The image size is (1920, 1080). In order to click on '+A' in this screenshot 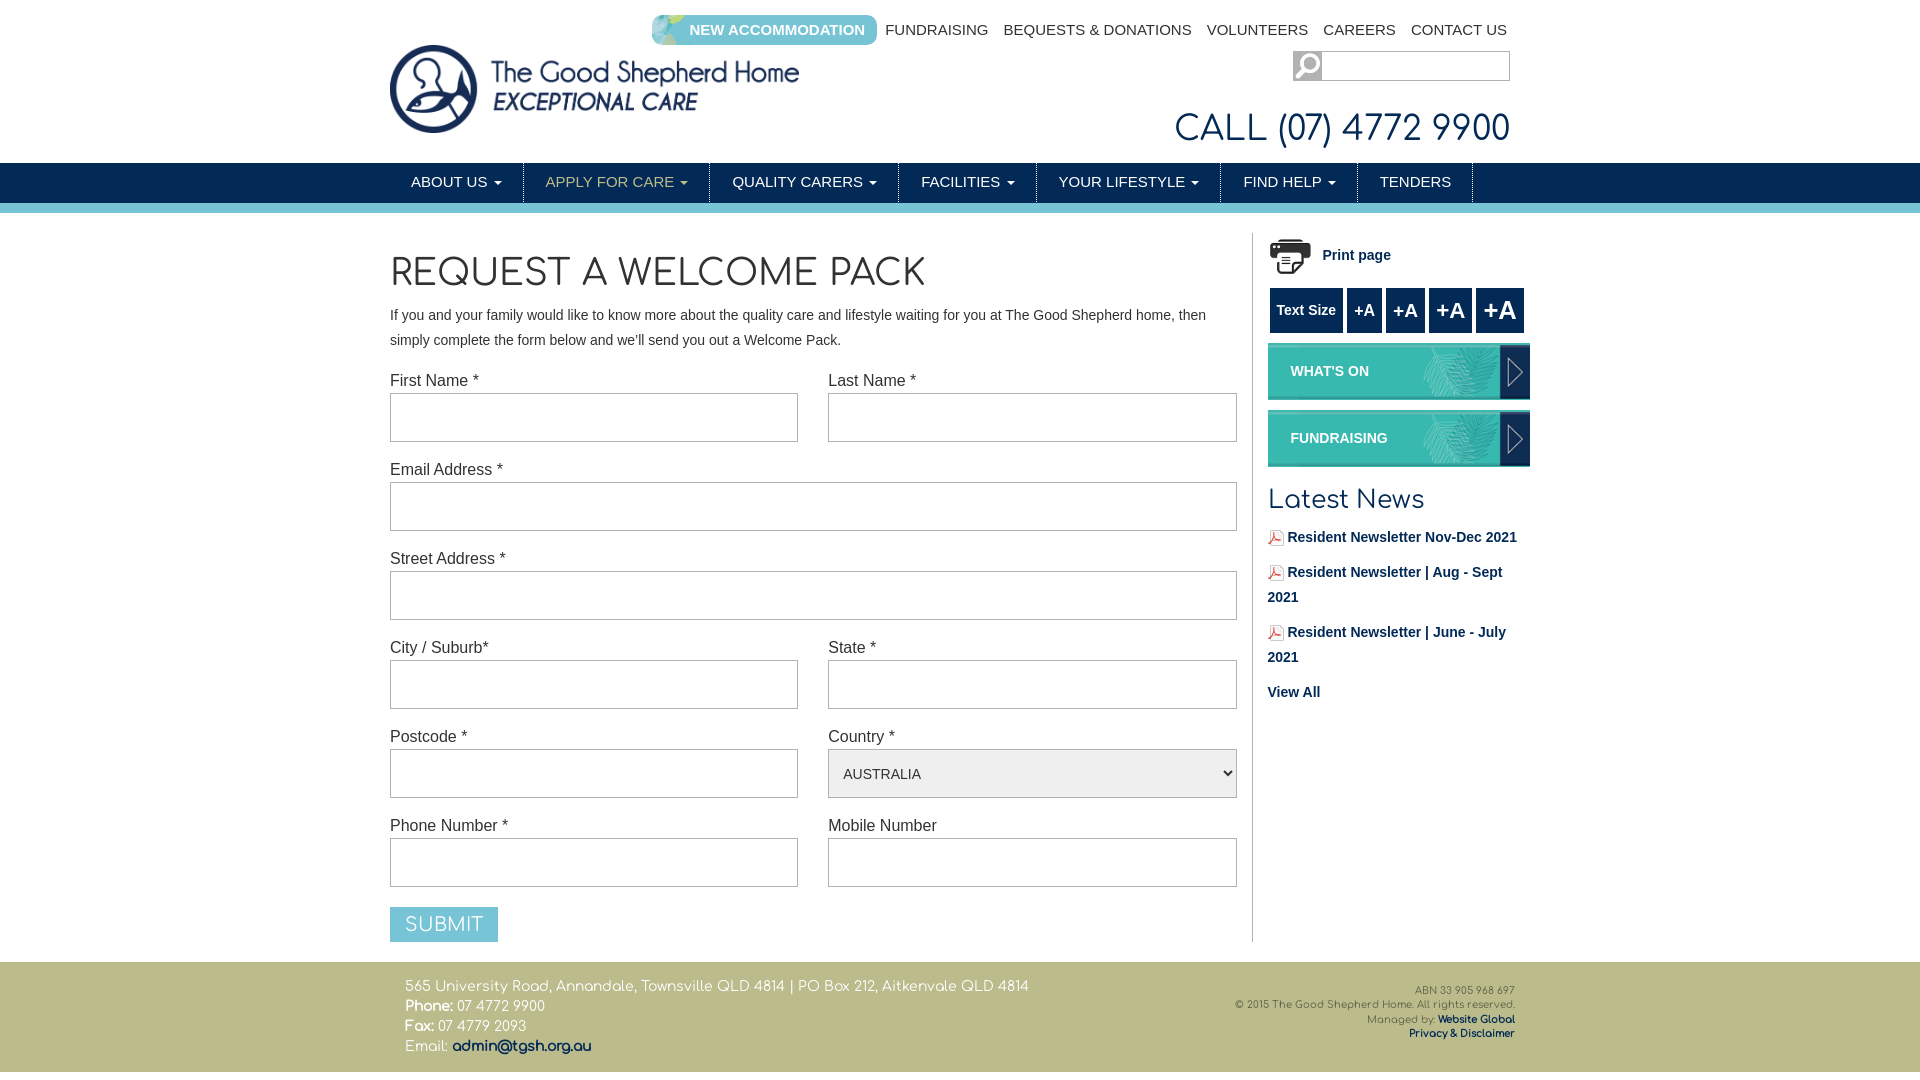, I will do `click(1363, 310)`.